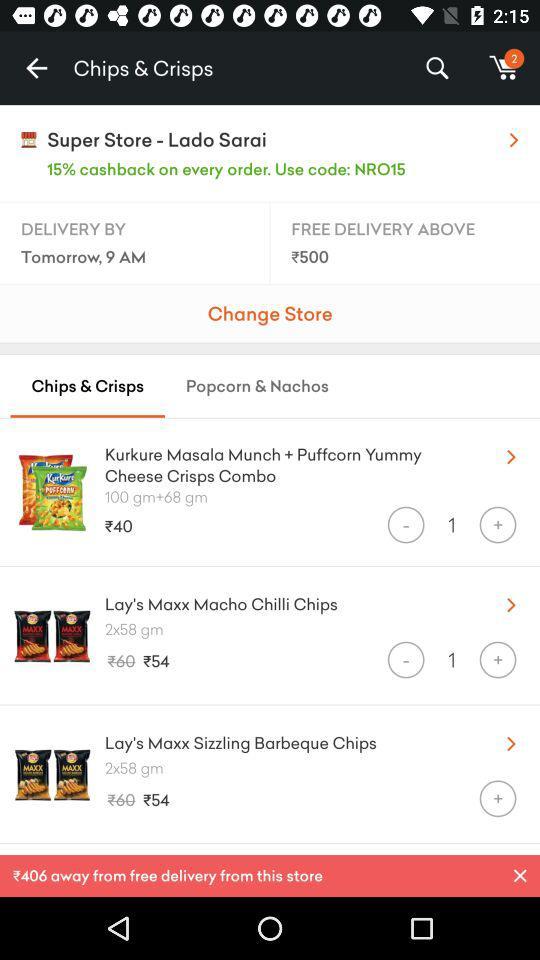  I want to click on the 100 gm 68, so click(322, 495).